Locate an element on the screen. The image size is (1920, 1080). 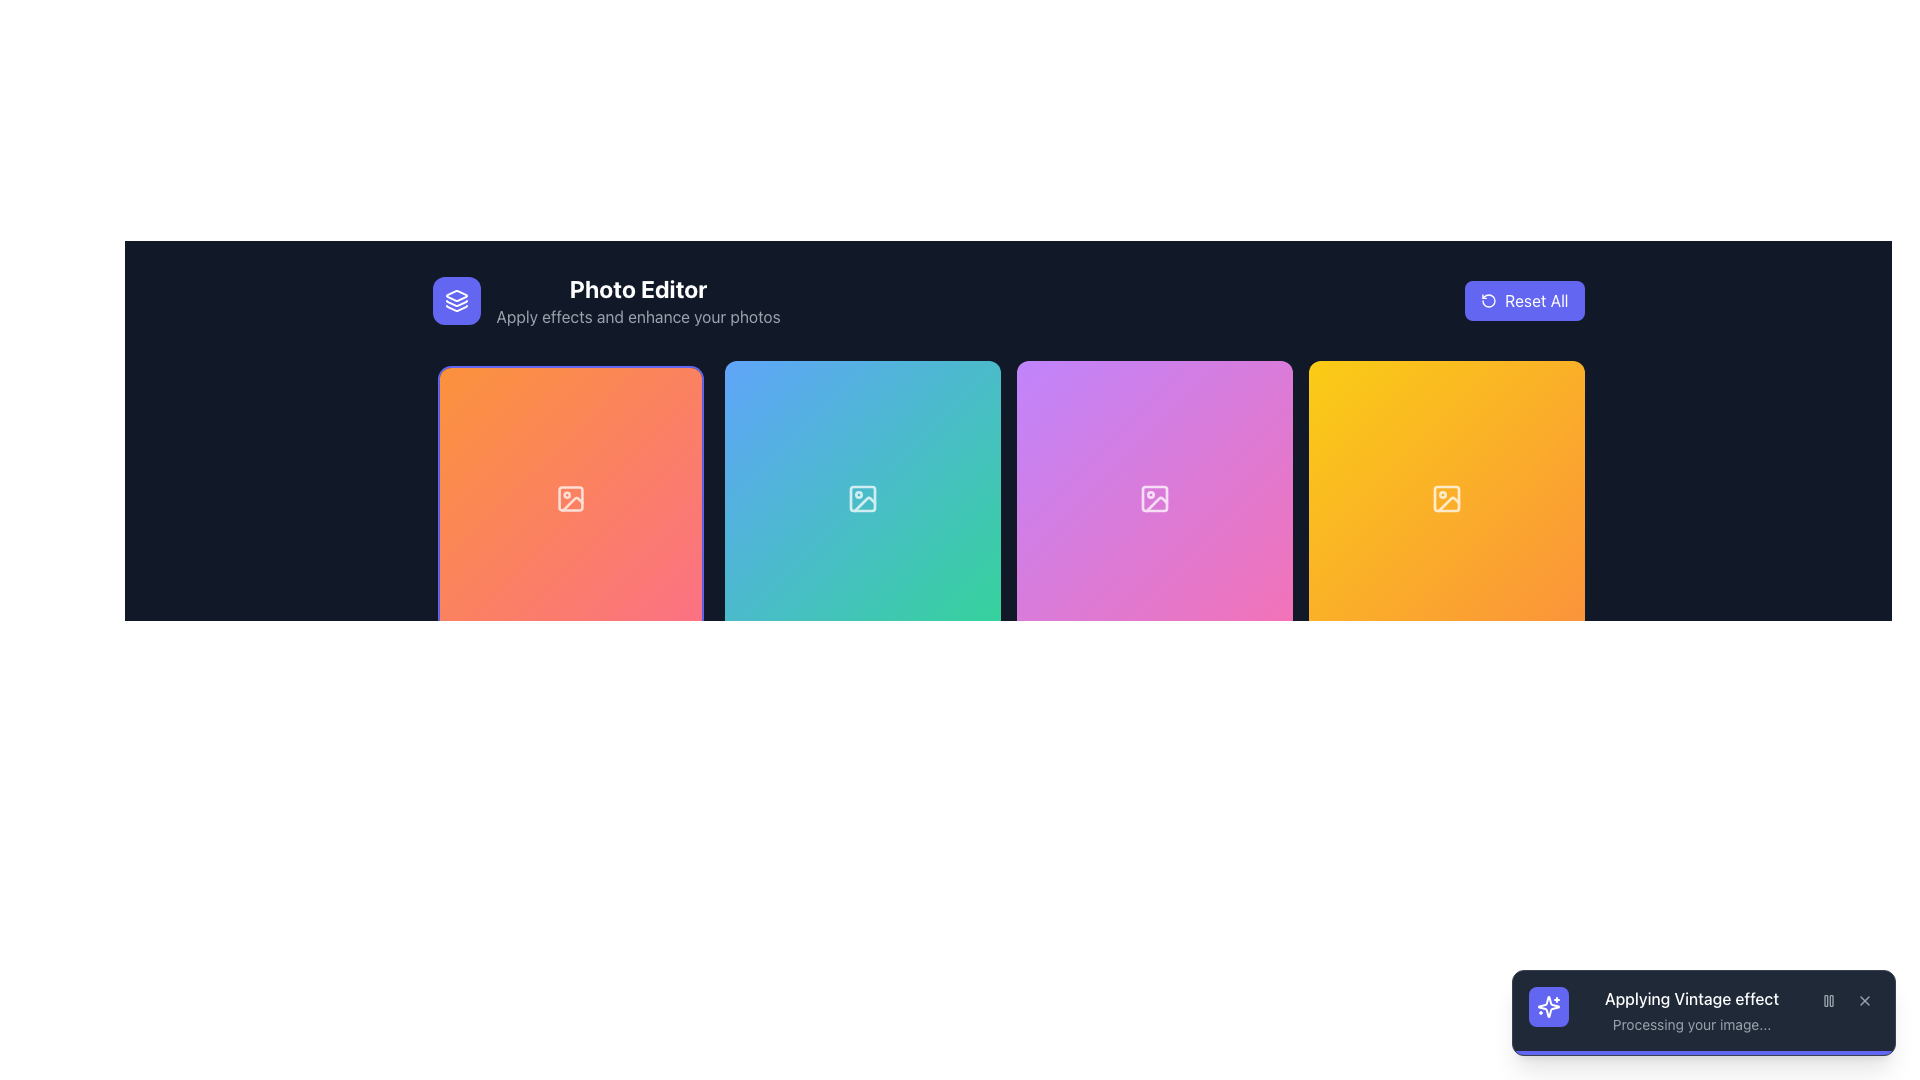
the minimalistic landscape icon with a sun, centrally is located at coordinates (569, 497).